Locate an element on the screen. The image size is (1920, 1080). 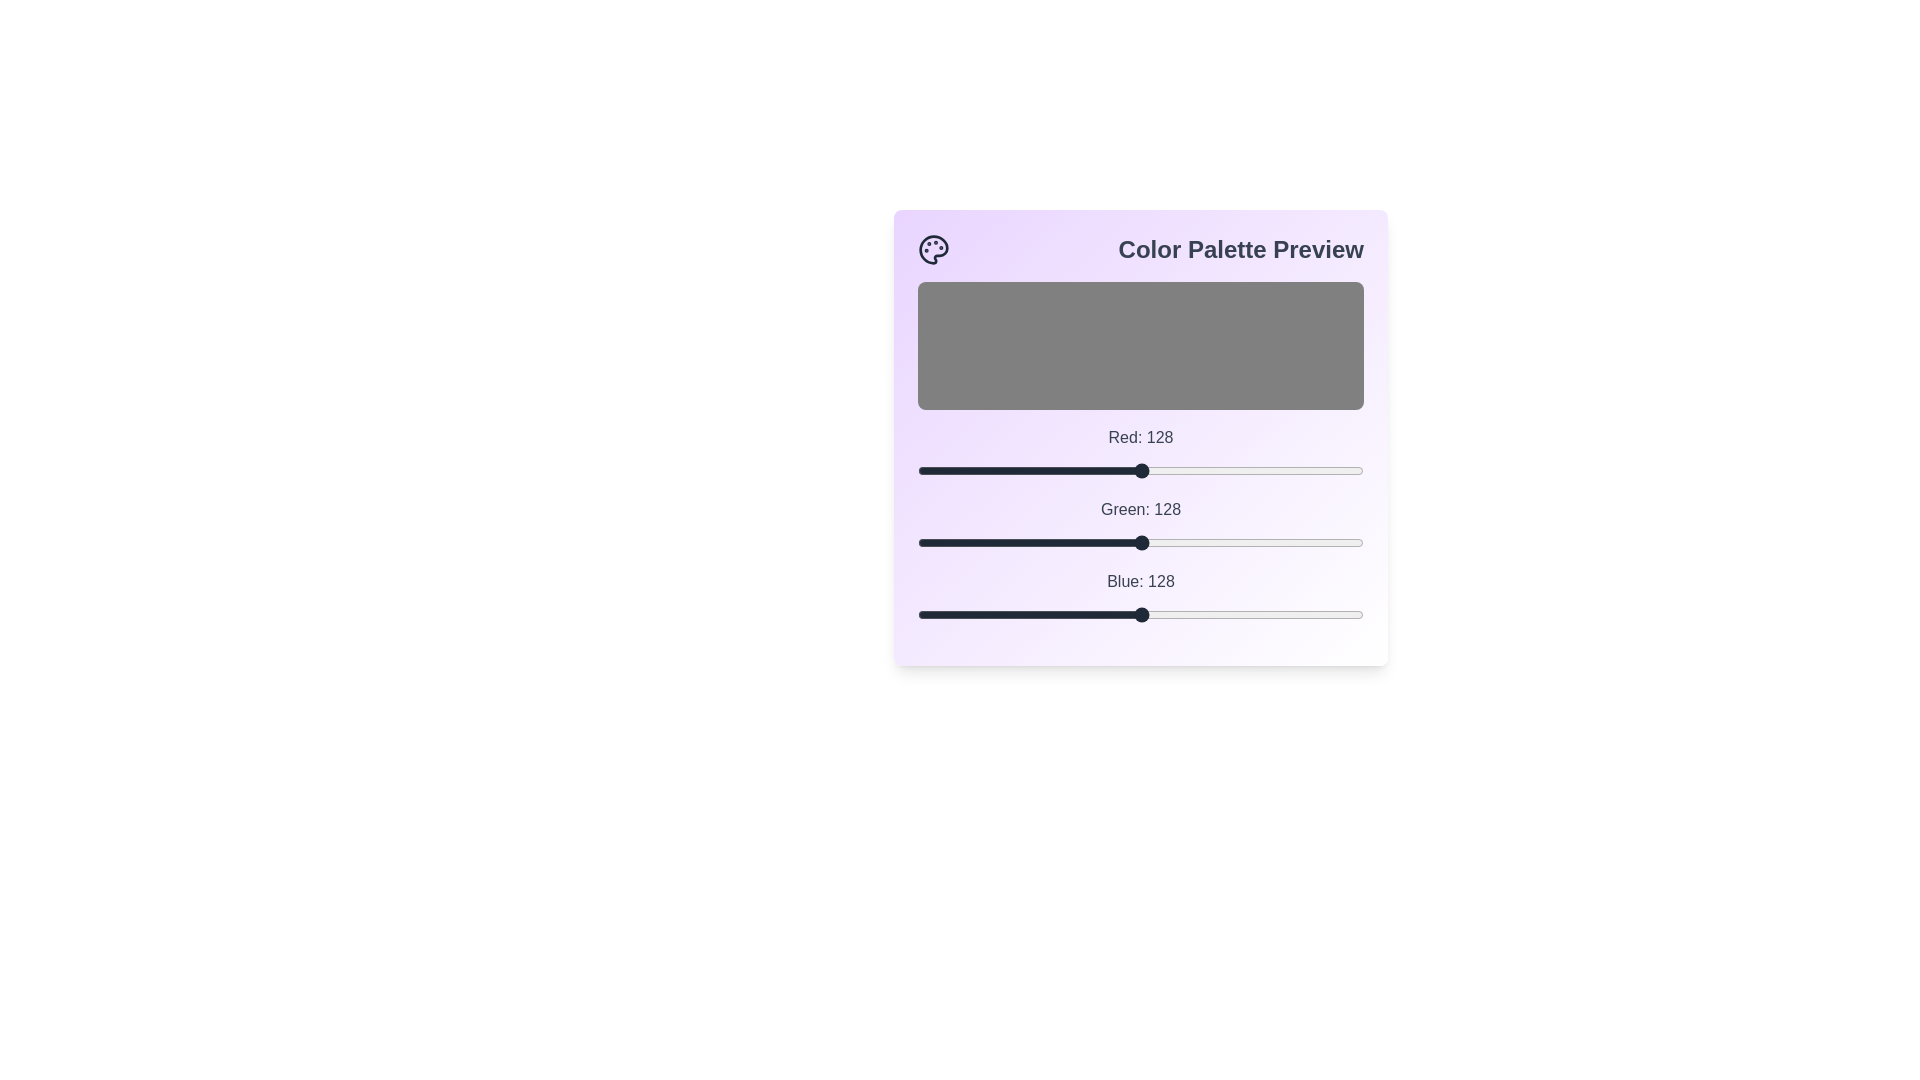
the text label indicating the current value (128) for the blue color channel in the Color Palette Preview section is located at coordinates (1141, 582).